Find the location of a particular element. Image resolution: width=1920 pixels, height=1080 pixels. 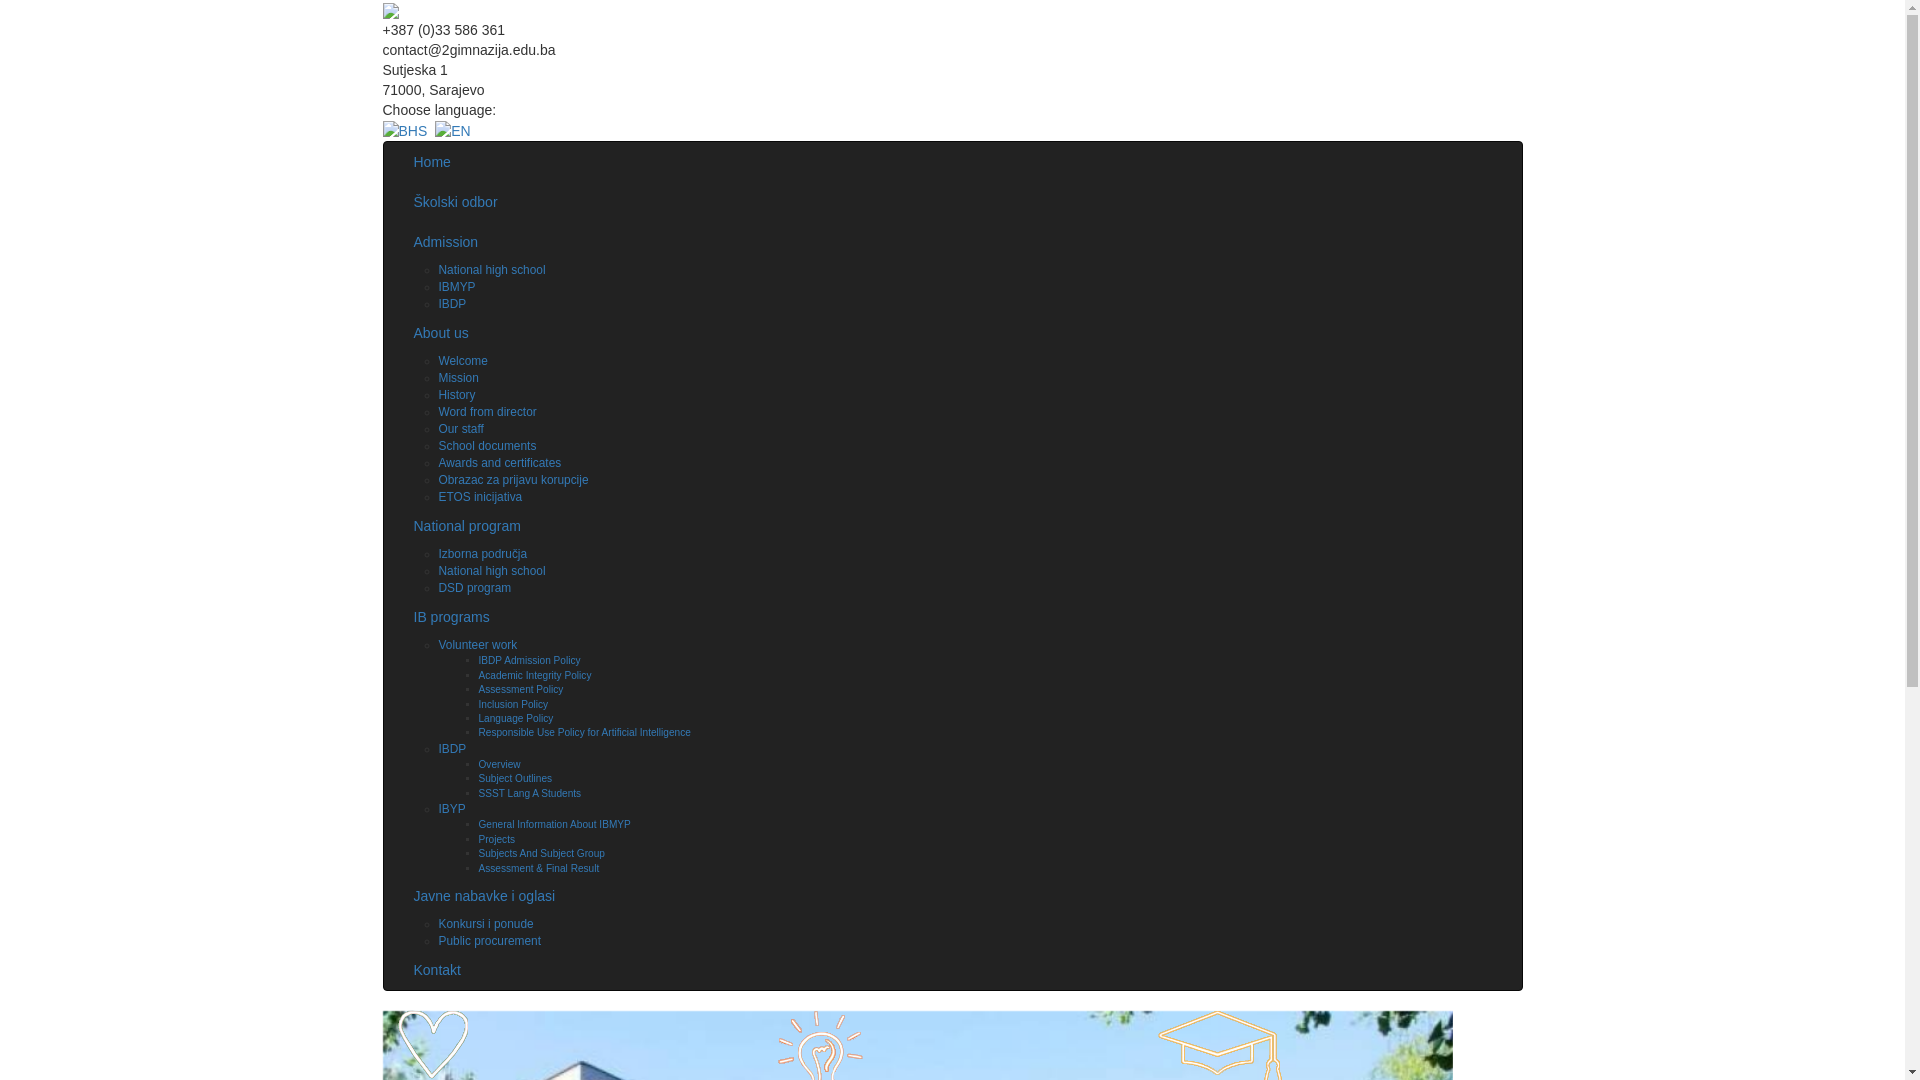

'ETOS inicijativa' is located at coordinates (436, 496).